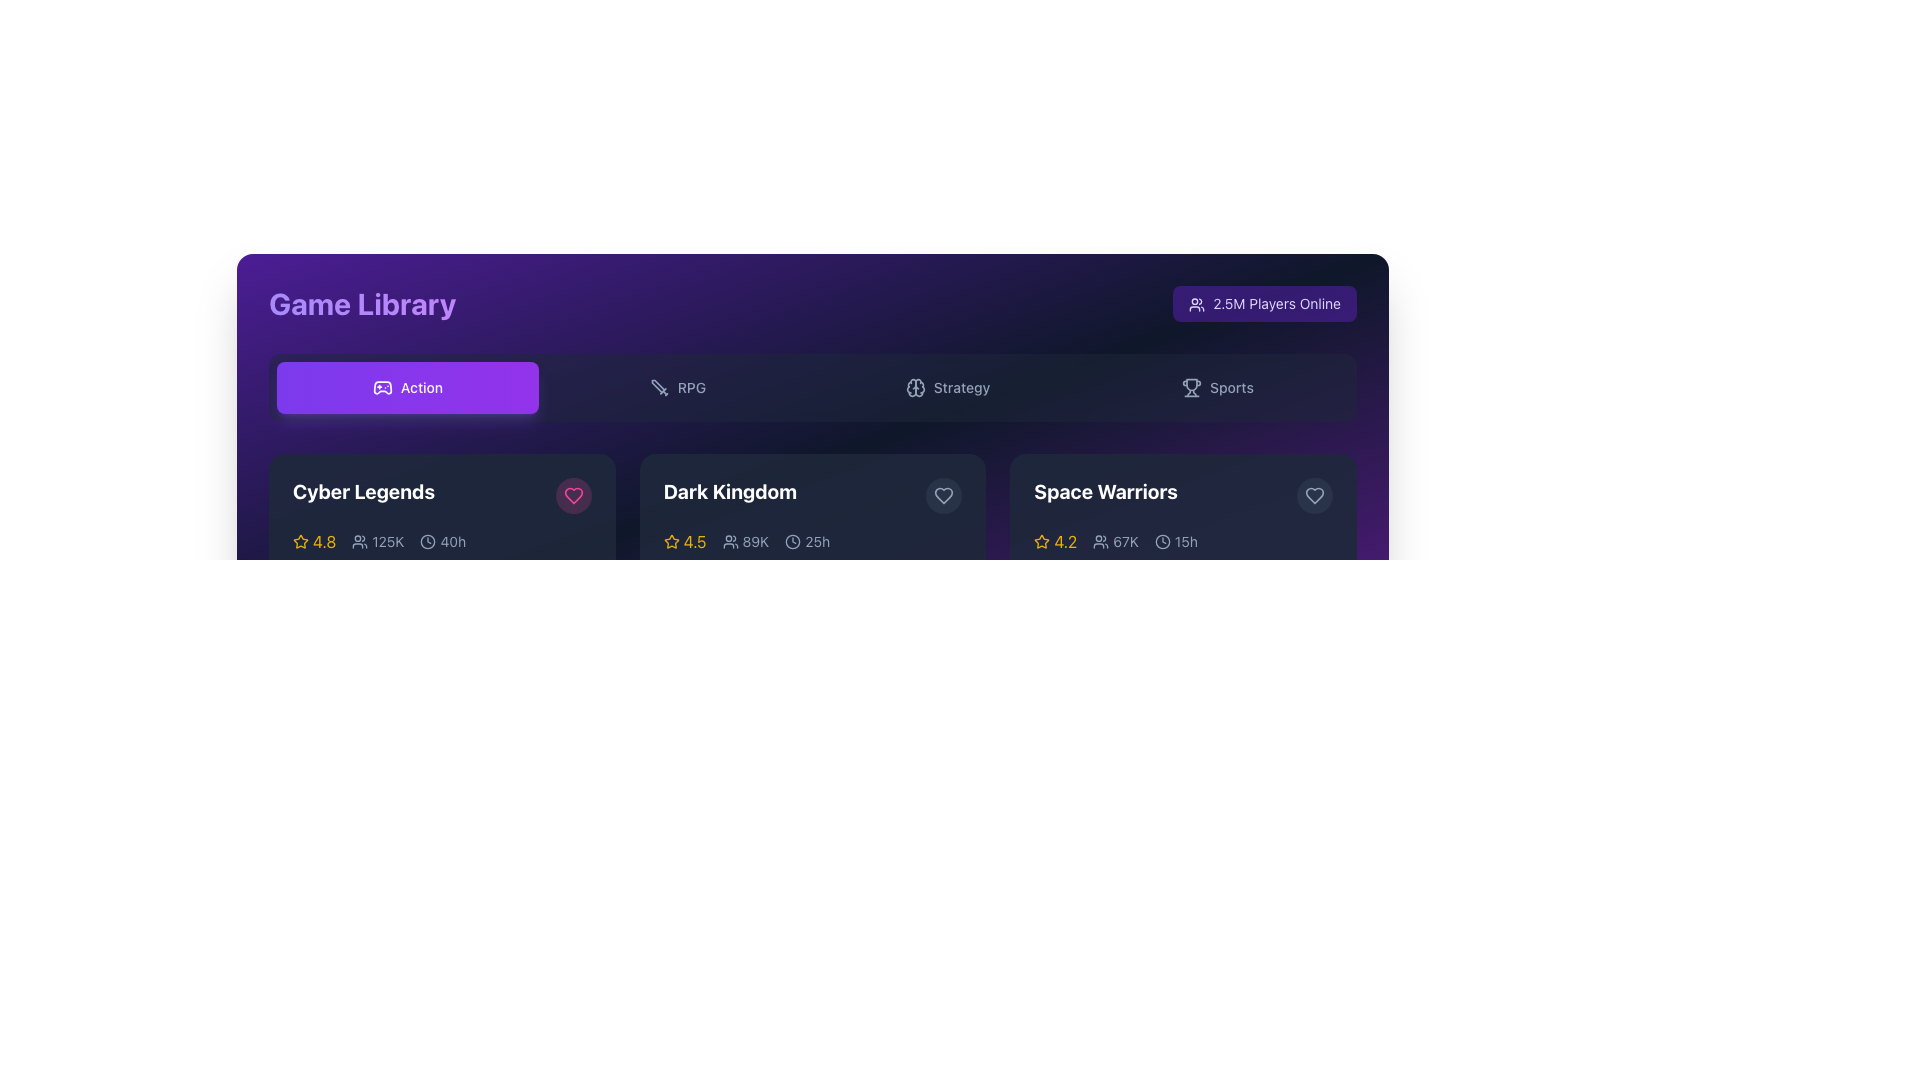 The width and height of the screenshot is (1920, 1080). Describe the element at coordinates (324, 542) in the screenshot. I see `the static text displaying the numerical rating for the game 'Cyber Legends', which is positioned on the leftmost side of the second row of the main UI grid, directly to the right of a star icon` at that location.